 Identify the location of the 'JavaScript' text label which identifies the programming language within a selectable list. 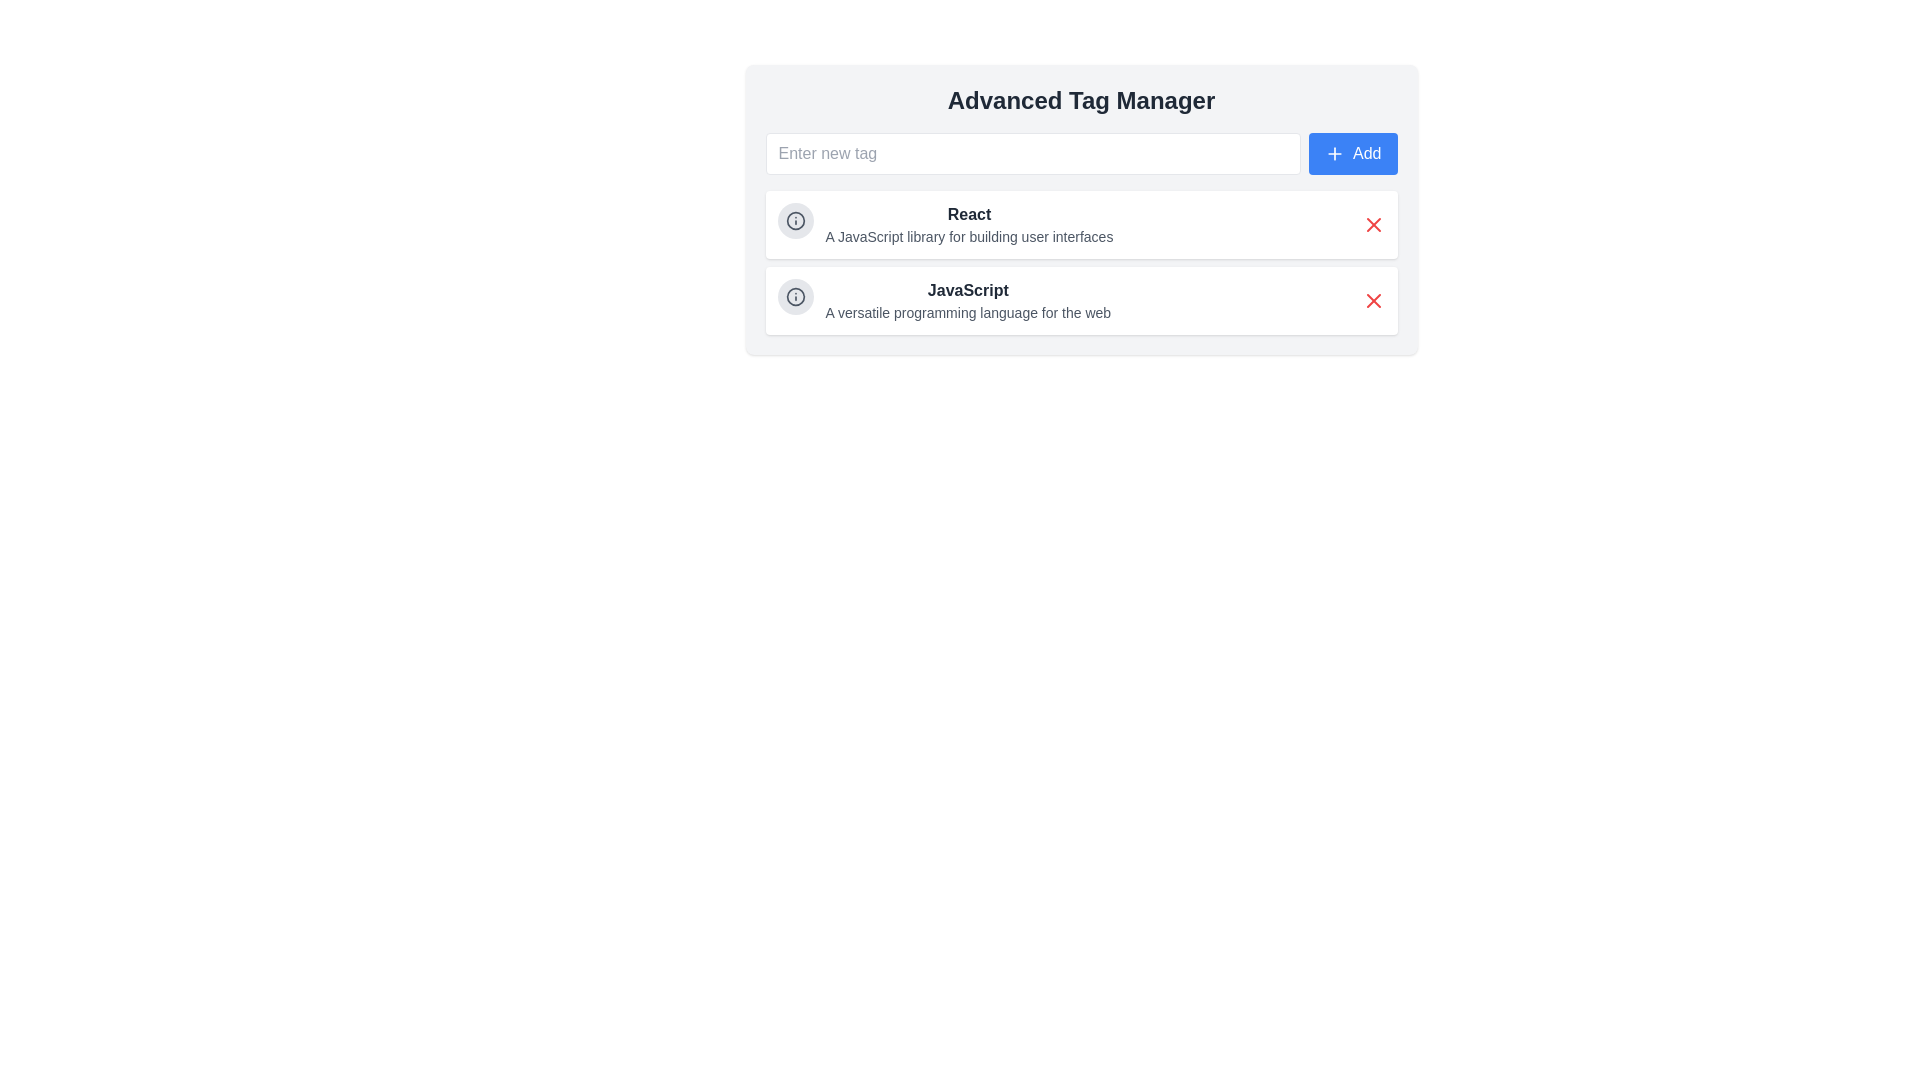
(968, 290).